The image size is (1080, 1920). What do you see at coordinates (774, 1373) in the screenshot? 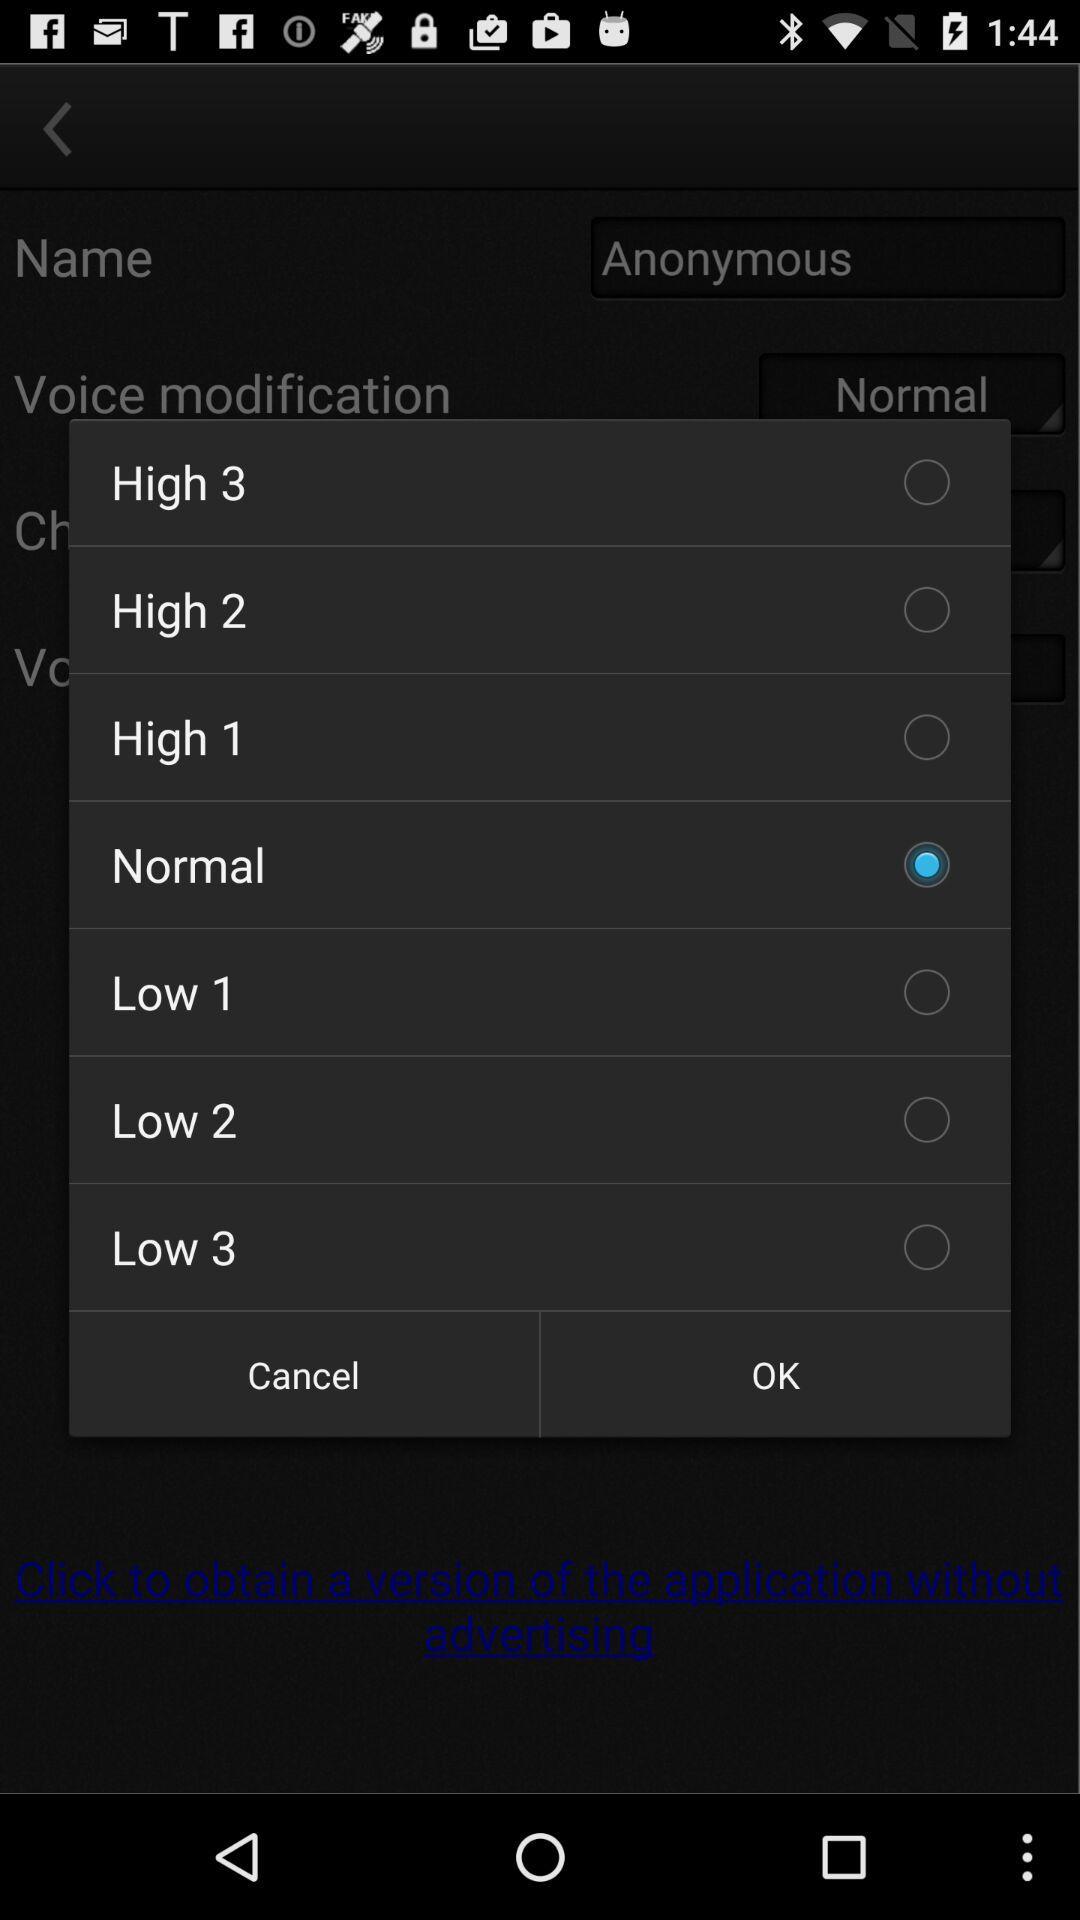
I see `icon below low 3 icon` at bounding box center [774, 1373].